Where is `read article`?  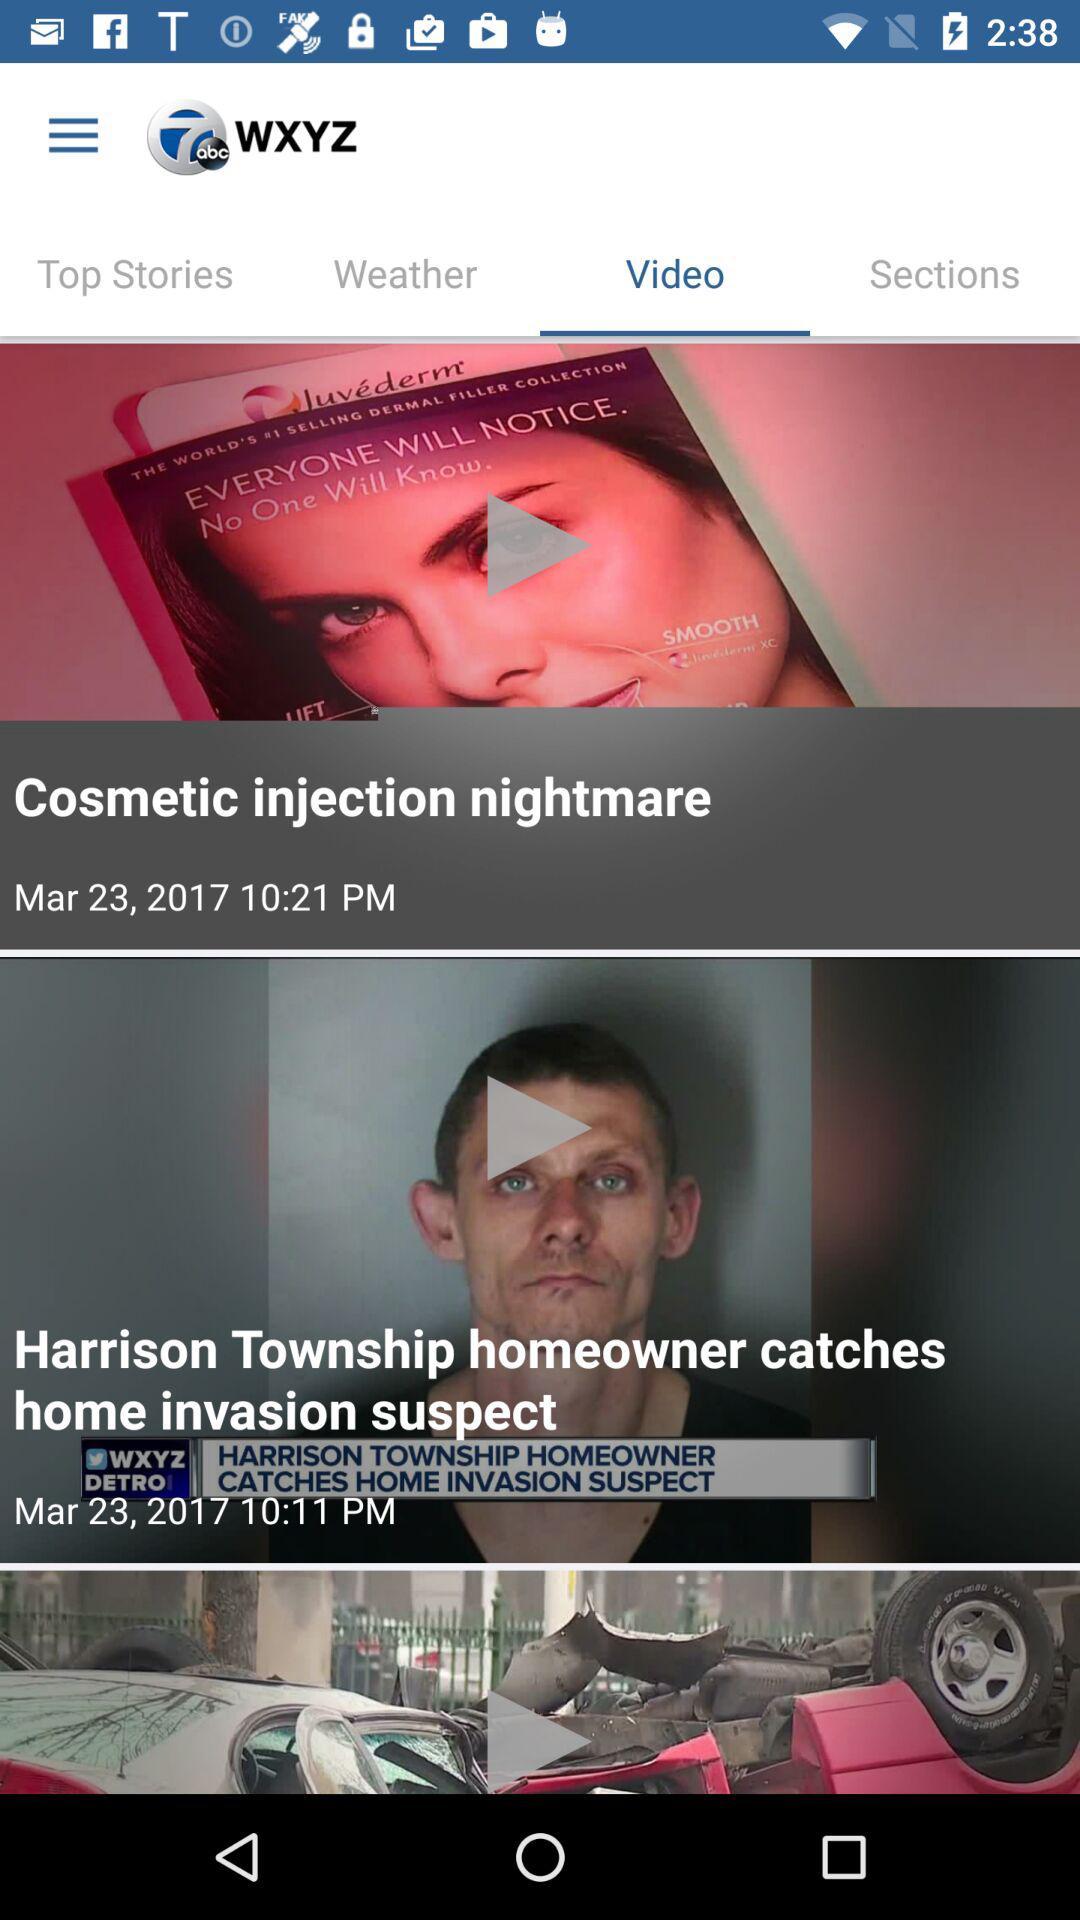 read article is located at coordinates (540, 1681).